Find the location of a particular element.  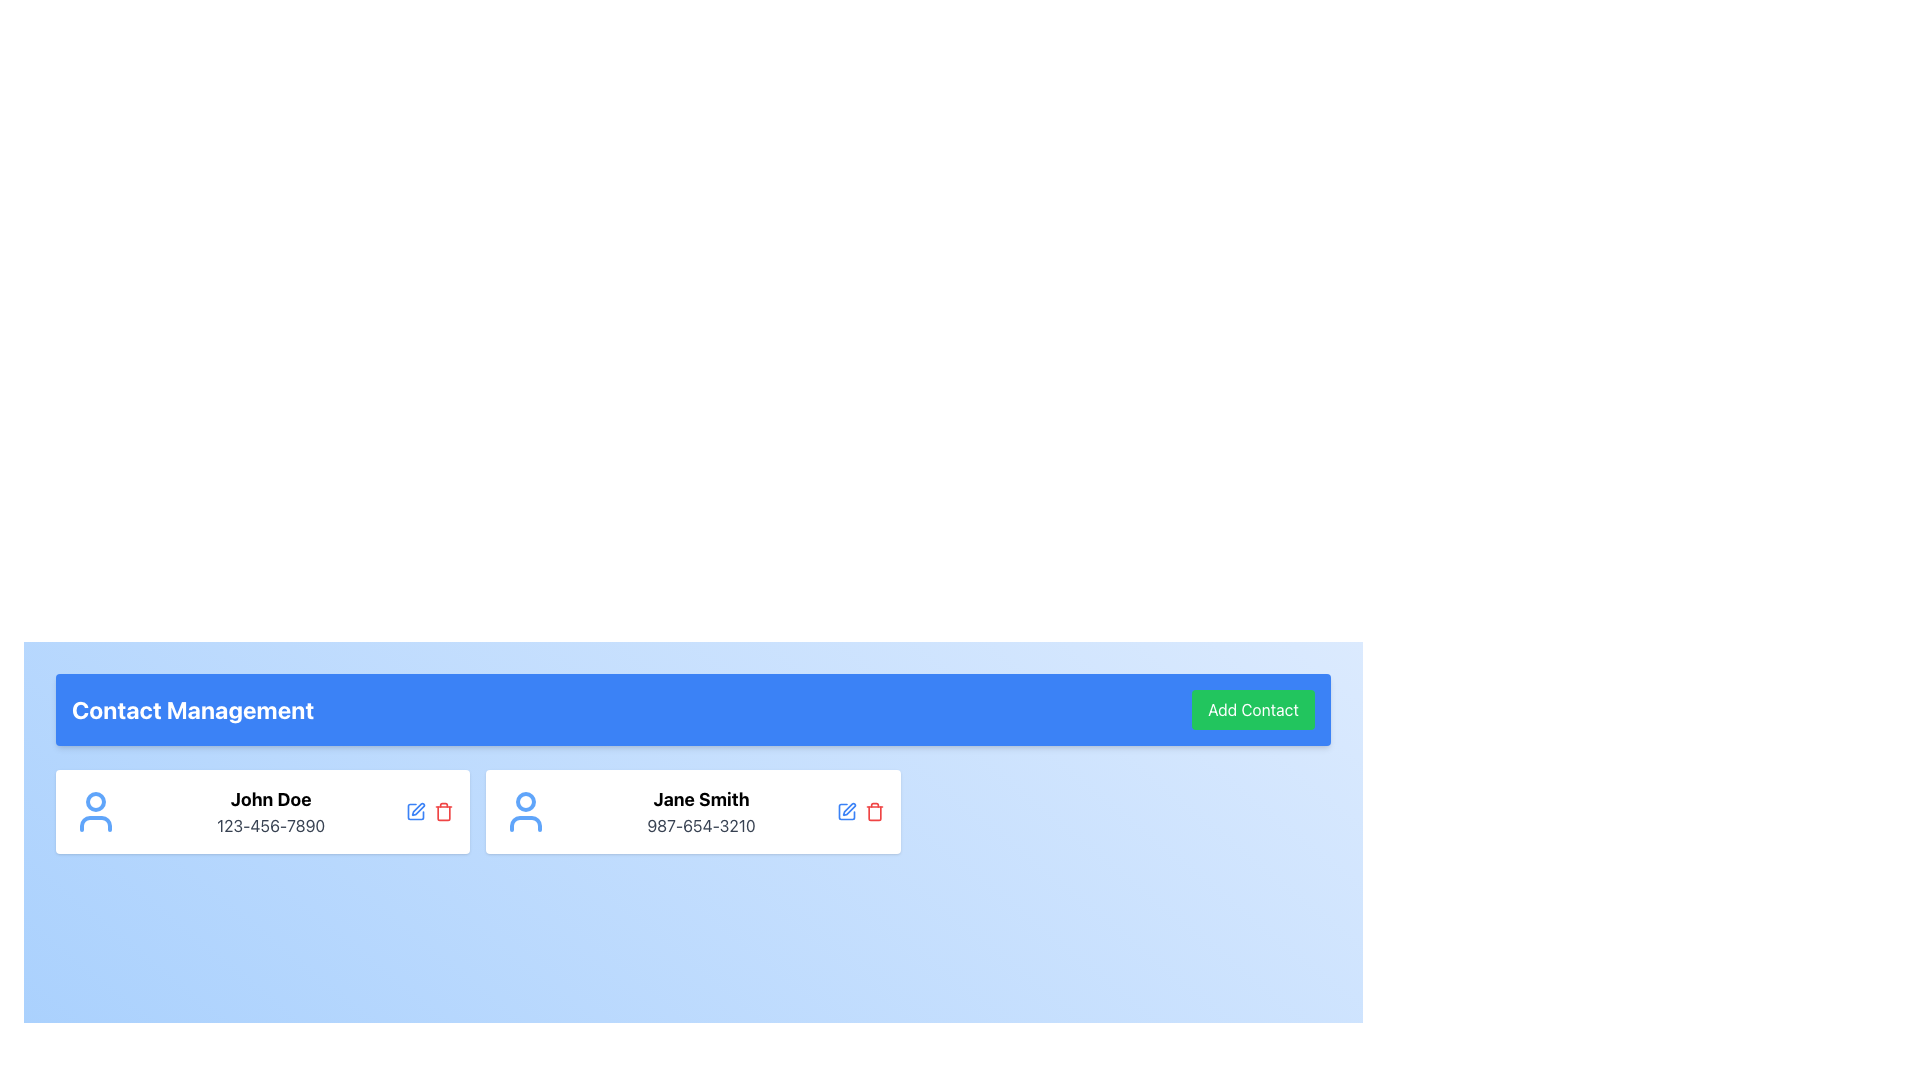

contact's name 'John Doe' and phone number '123-456-7890' displayed in the text block located on the left section of the card layout is located at coordinates (270, 812).